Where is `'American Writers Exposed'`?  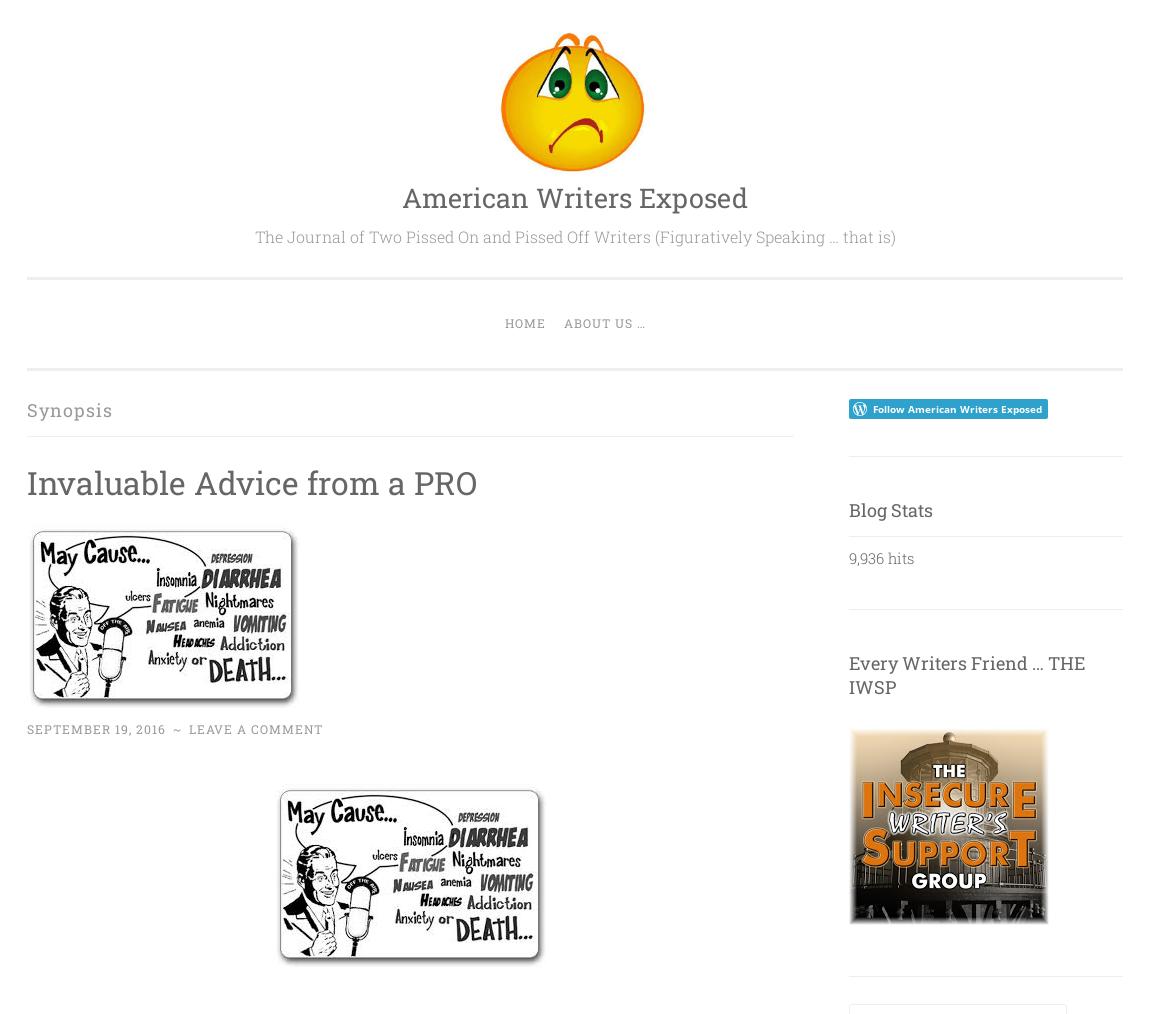
'American Writers Exposed' is located at coordinates (575, 196).